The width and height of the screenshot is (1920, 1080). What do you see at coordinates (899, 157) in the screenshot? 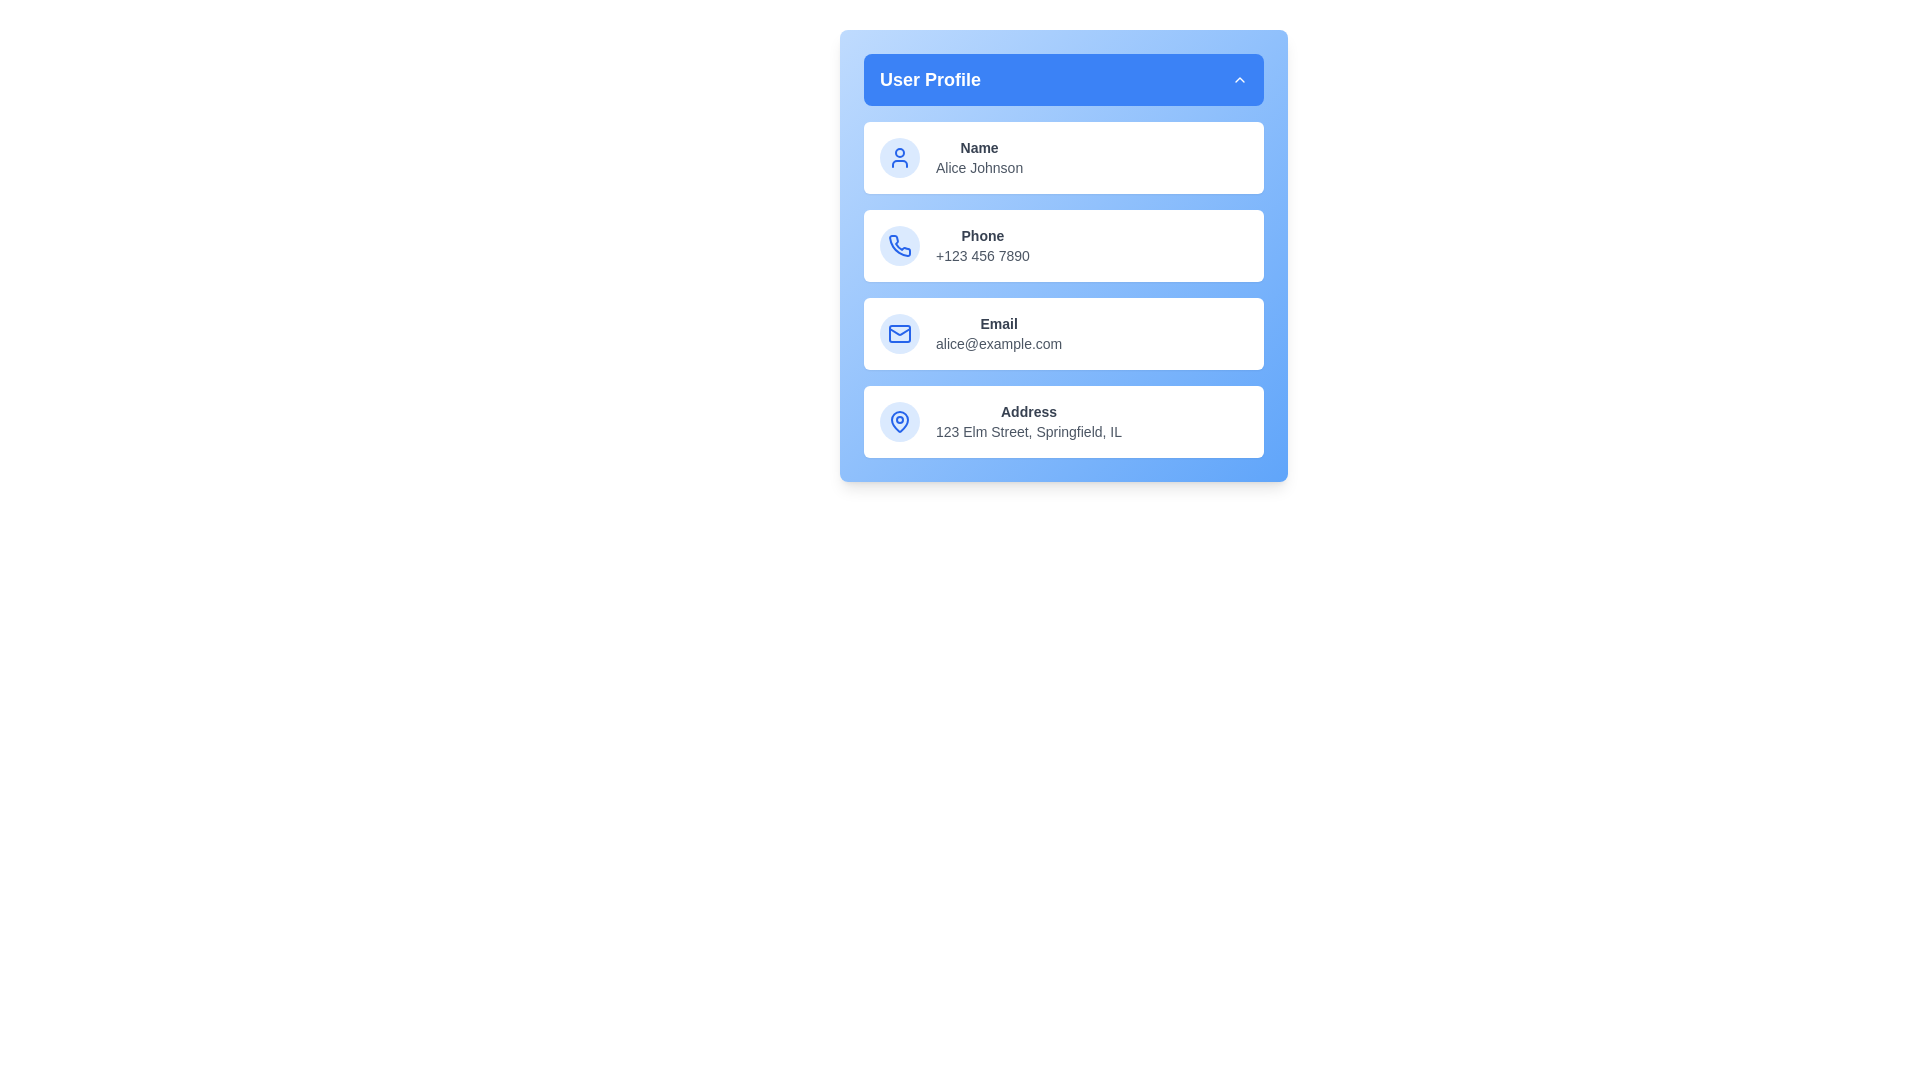
I see `the user silhouette icon on the profile card located in the top-left area, next to the text 'Name' and 'Alice Johnson'` at bounding box center [899, 157].